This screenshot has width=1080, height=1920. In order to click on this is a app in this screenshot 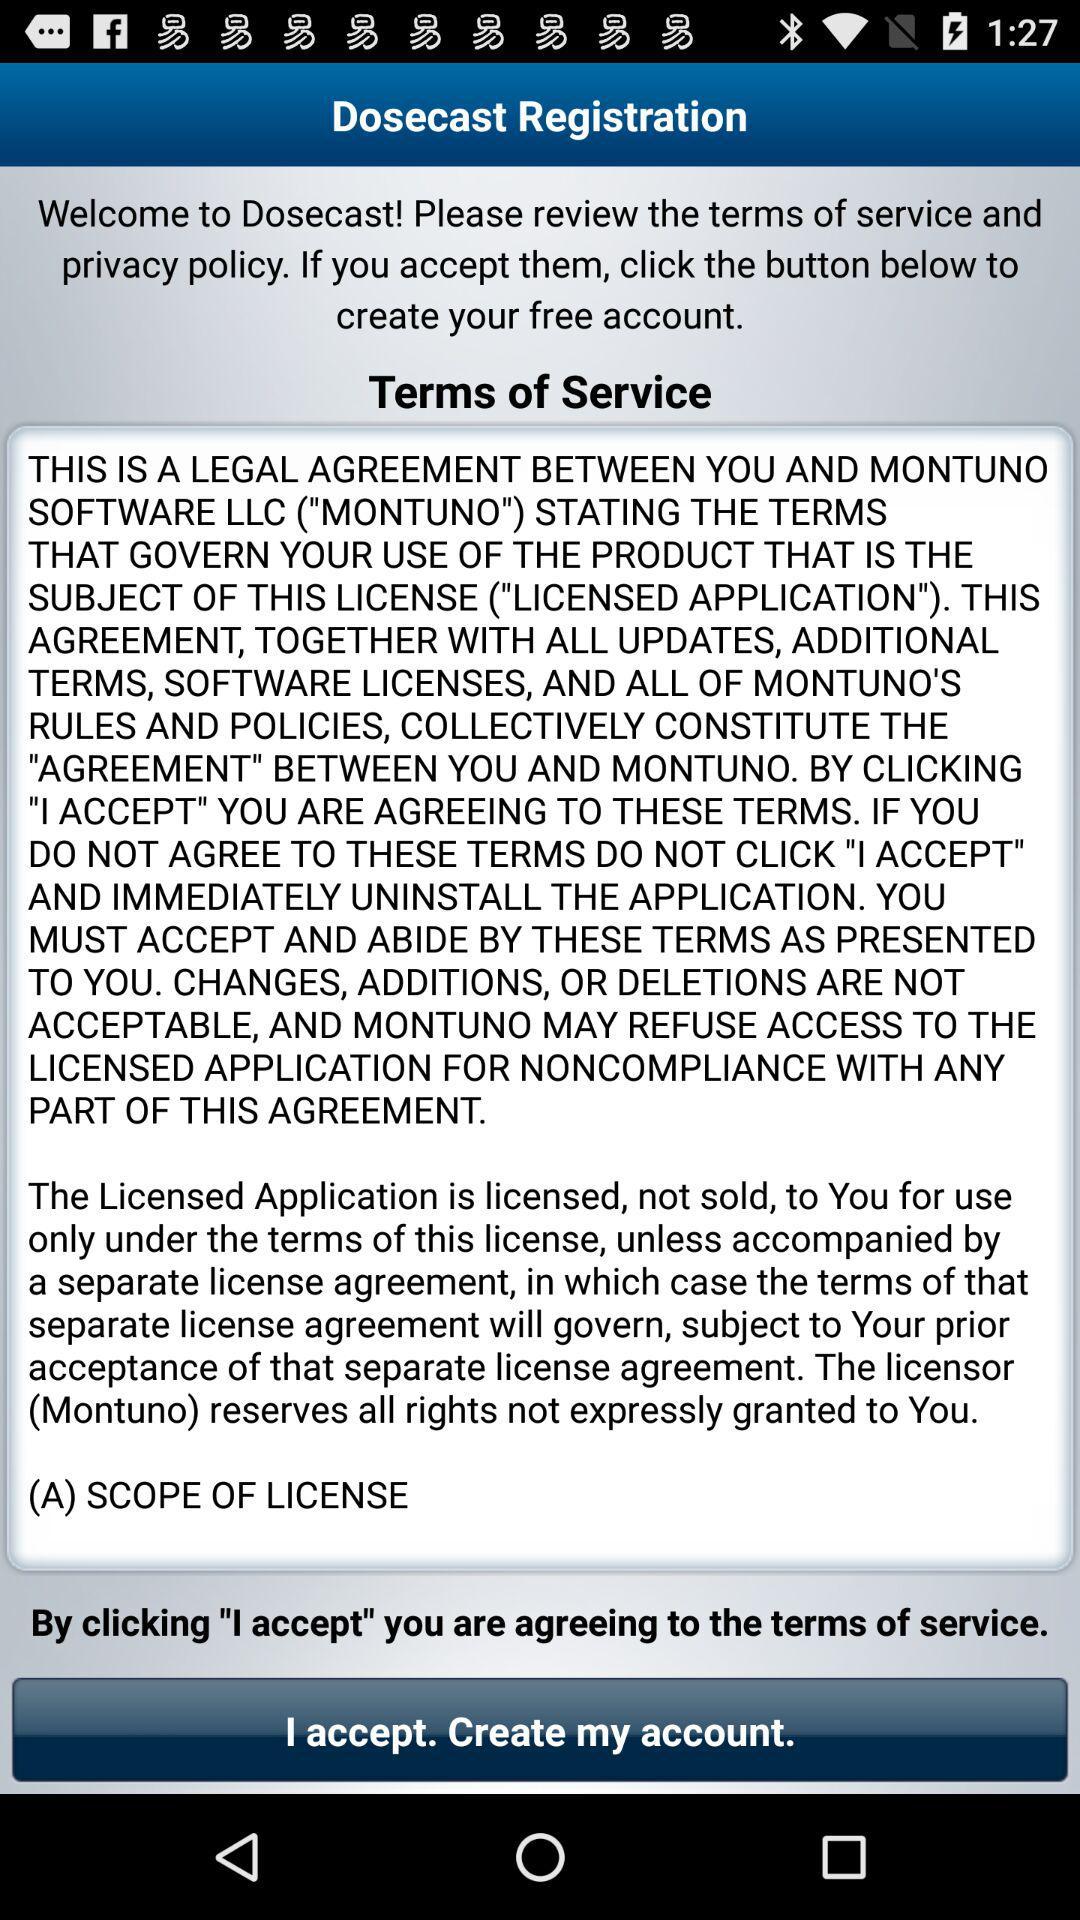, I will do `click(540, 998)`.